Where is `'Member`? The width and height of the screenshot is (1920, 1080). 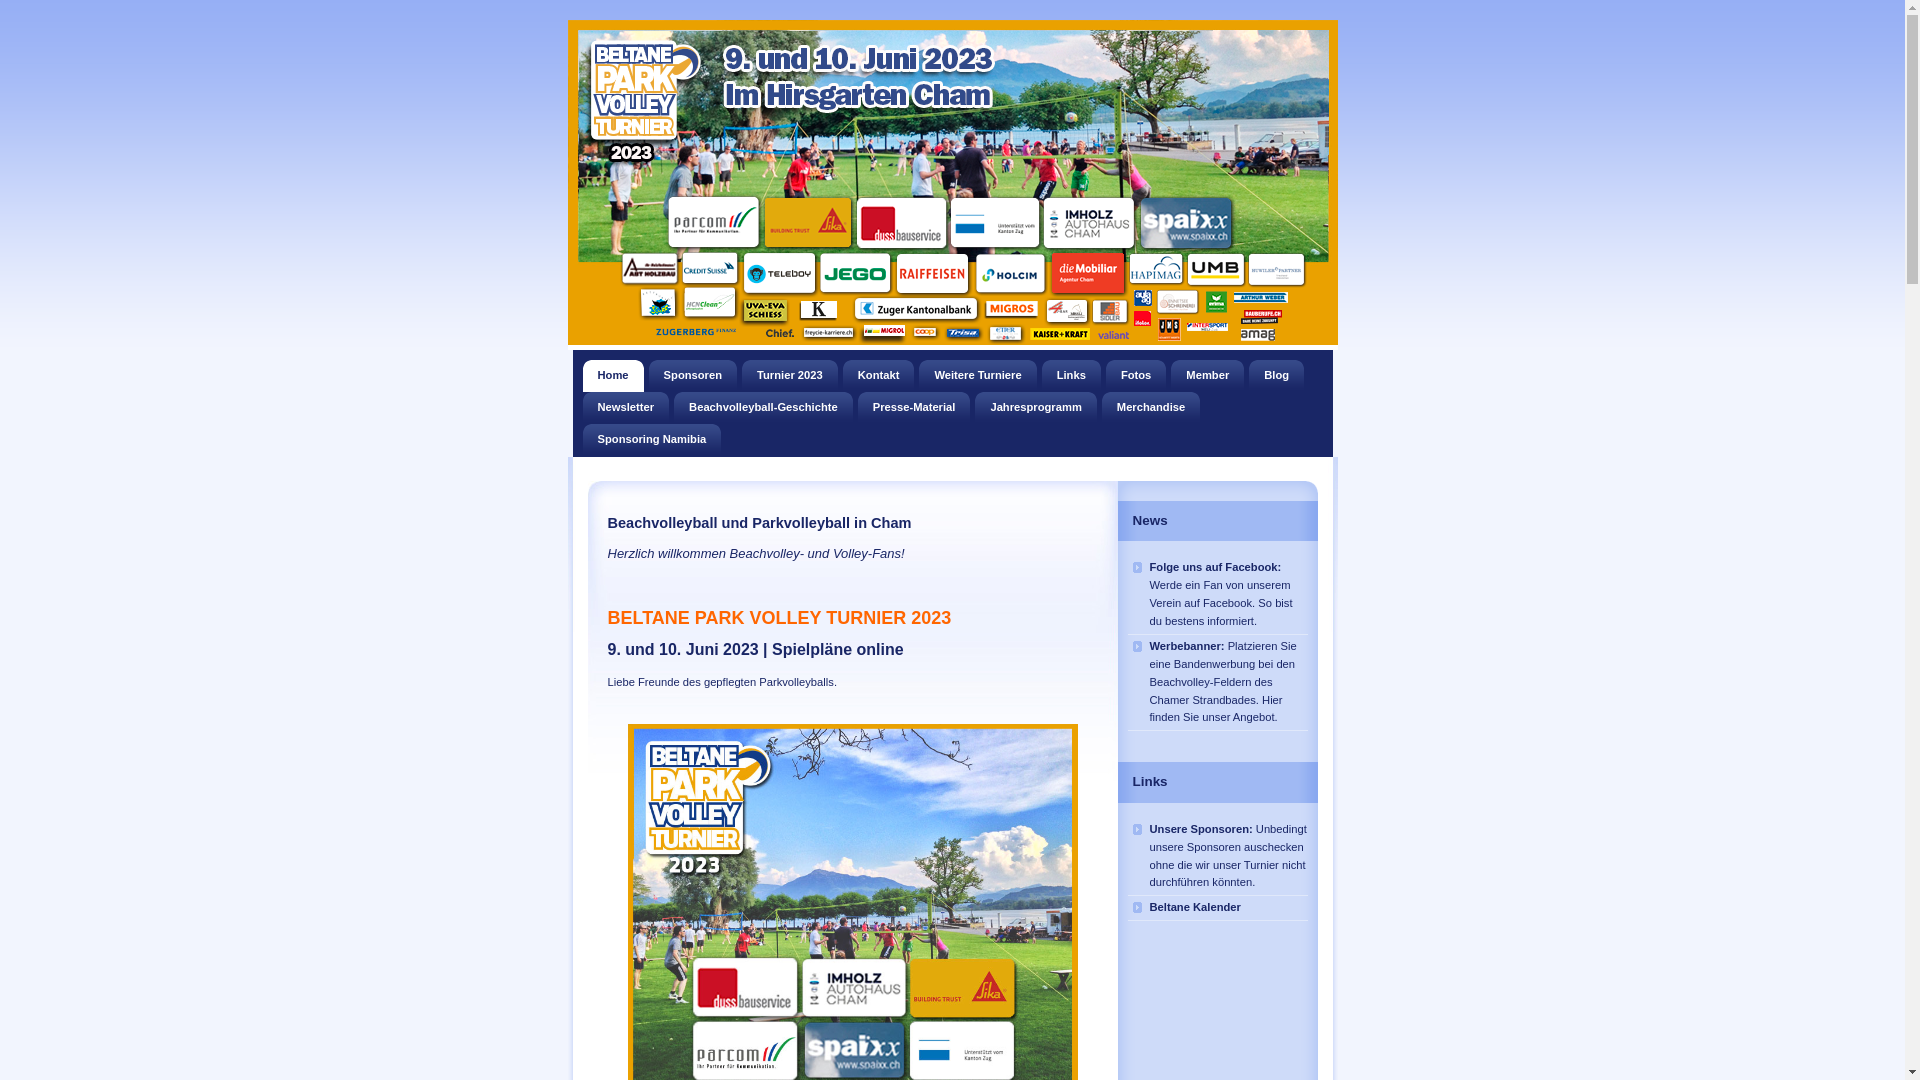
'Member is located at coordinates (1206, 375).